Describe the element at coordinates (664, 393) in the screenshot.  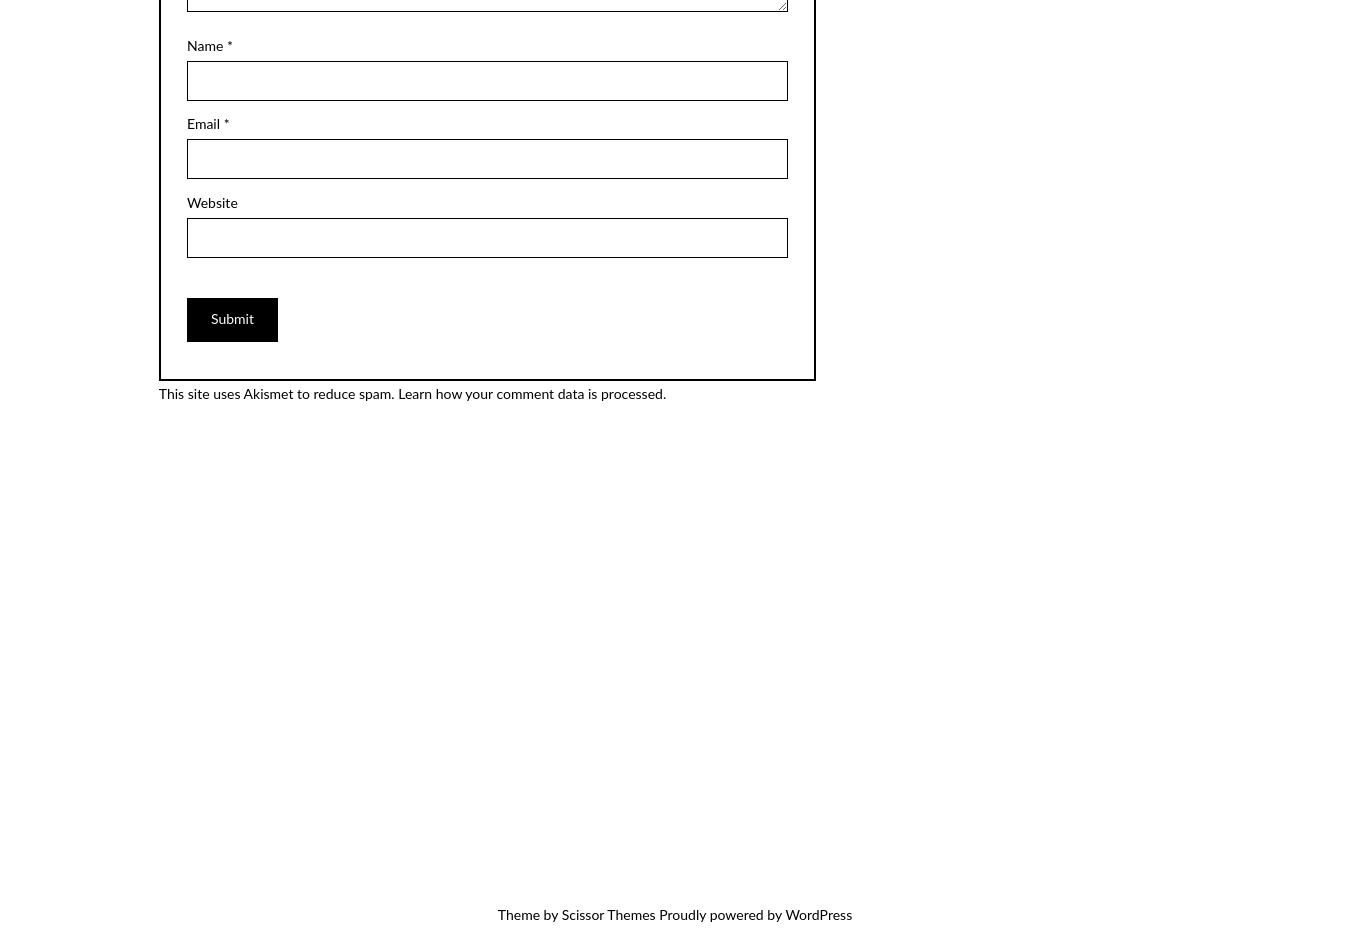
I see `'.'` at that location.